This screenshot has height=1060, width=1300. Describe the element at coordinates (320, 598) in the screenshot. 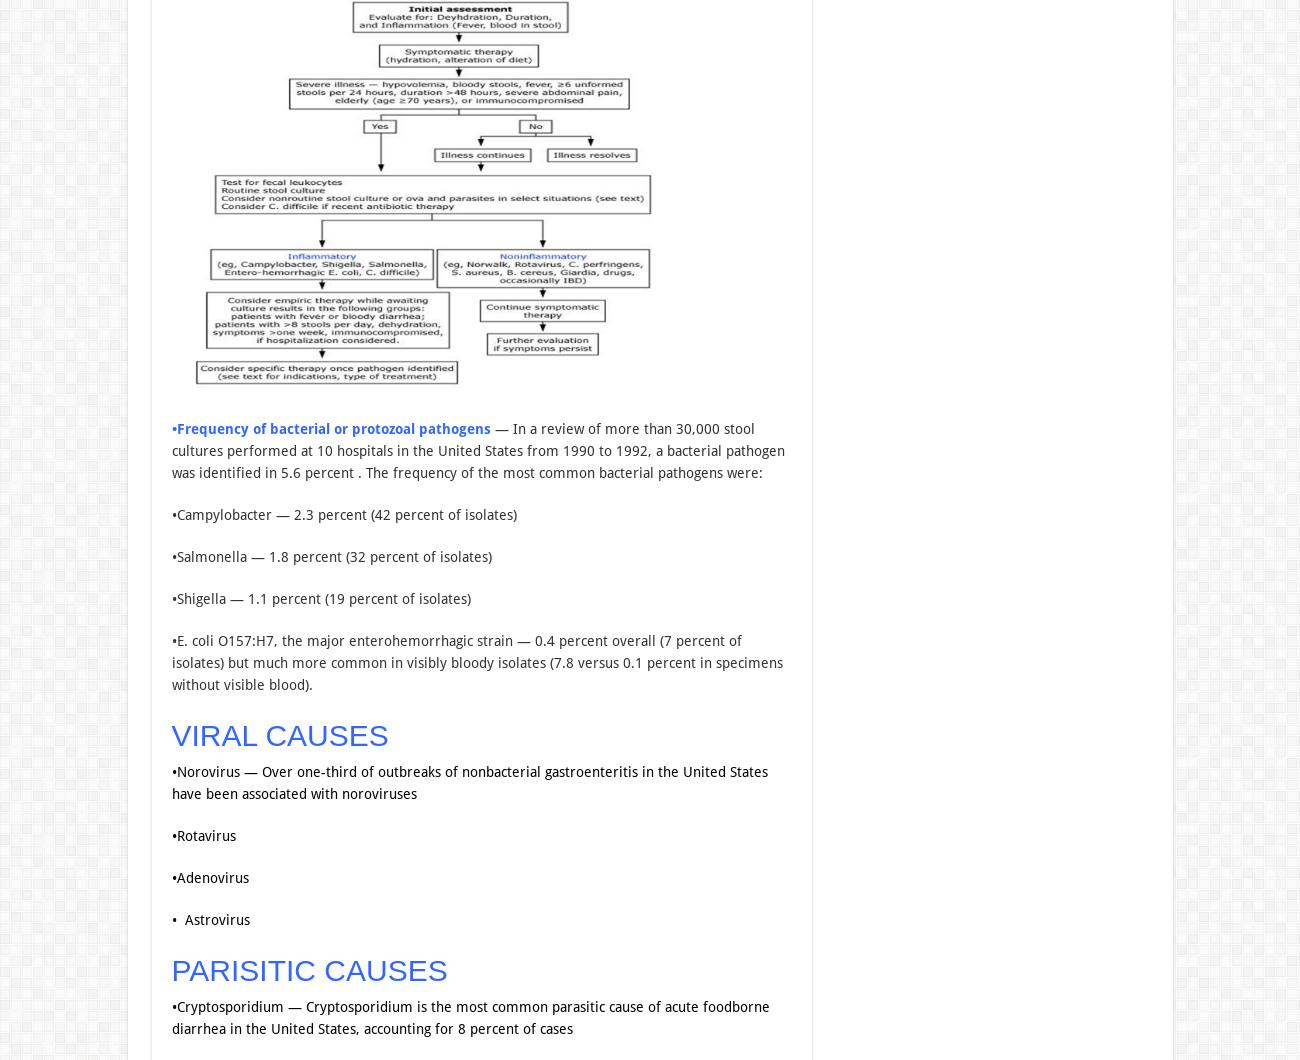

I see `'•Shigella — 1.1 percent (19 percent of isolates)'` at that location.